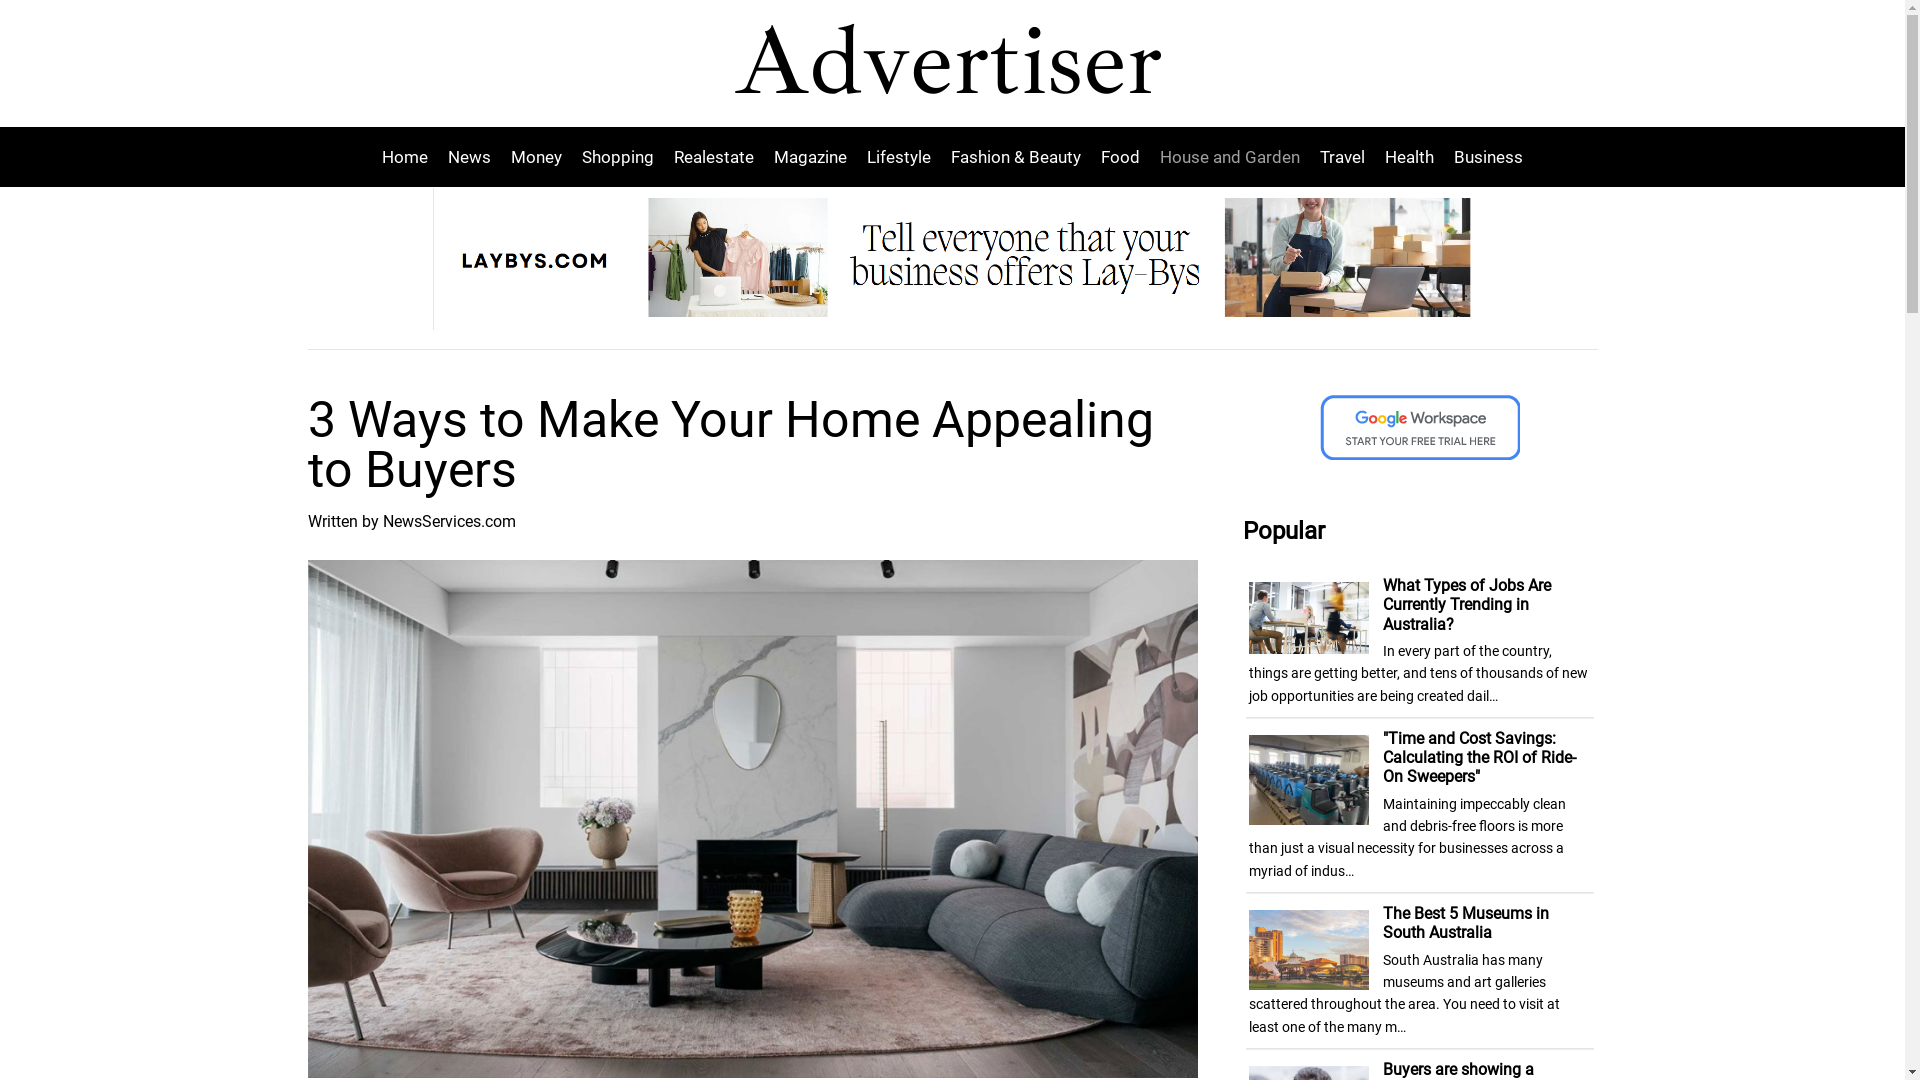 The width and height of the screenshot is (1920, 1080). Describe the element at coordinates (1444, 156) in the screenshot. I see `'Business'` at that location.